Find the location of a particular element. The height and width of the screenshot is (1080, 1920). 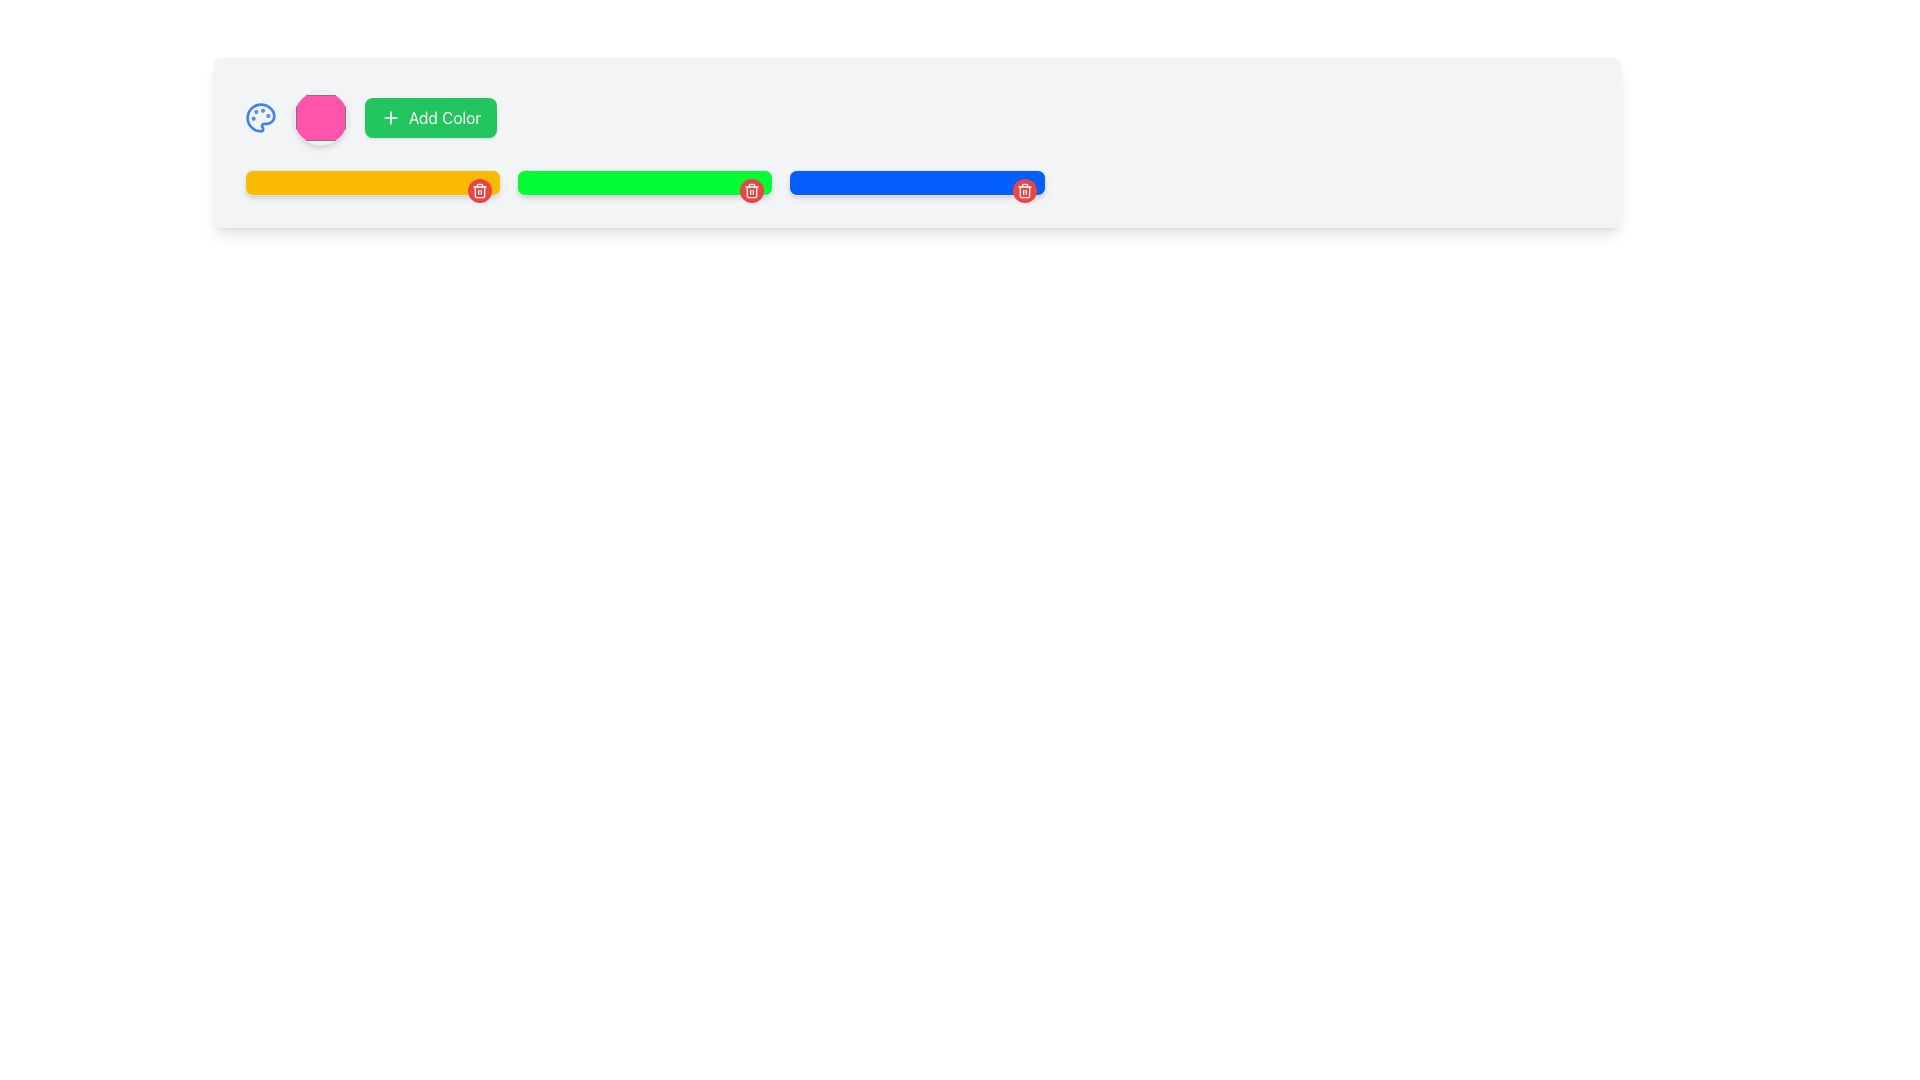

the red circular button containing the trash bin icon is located at coordinates (480, 191).